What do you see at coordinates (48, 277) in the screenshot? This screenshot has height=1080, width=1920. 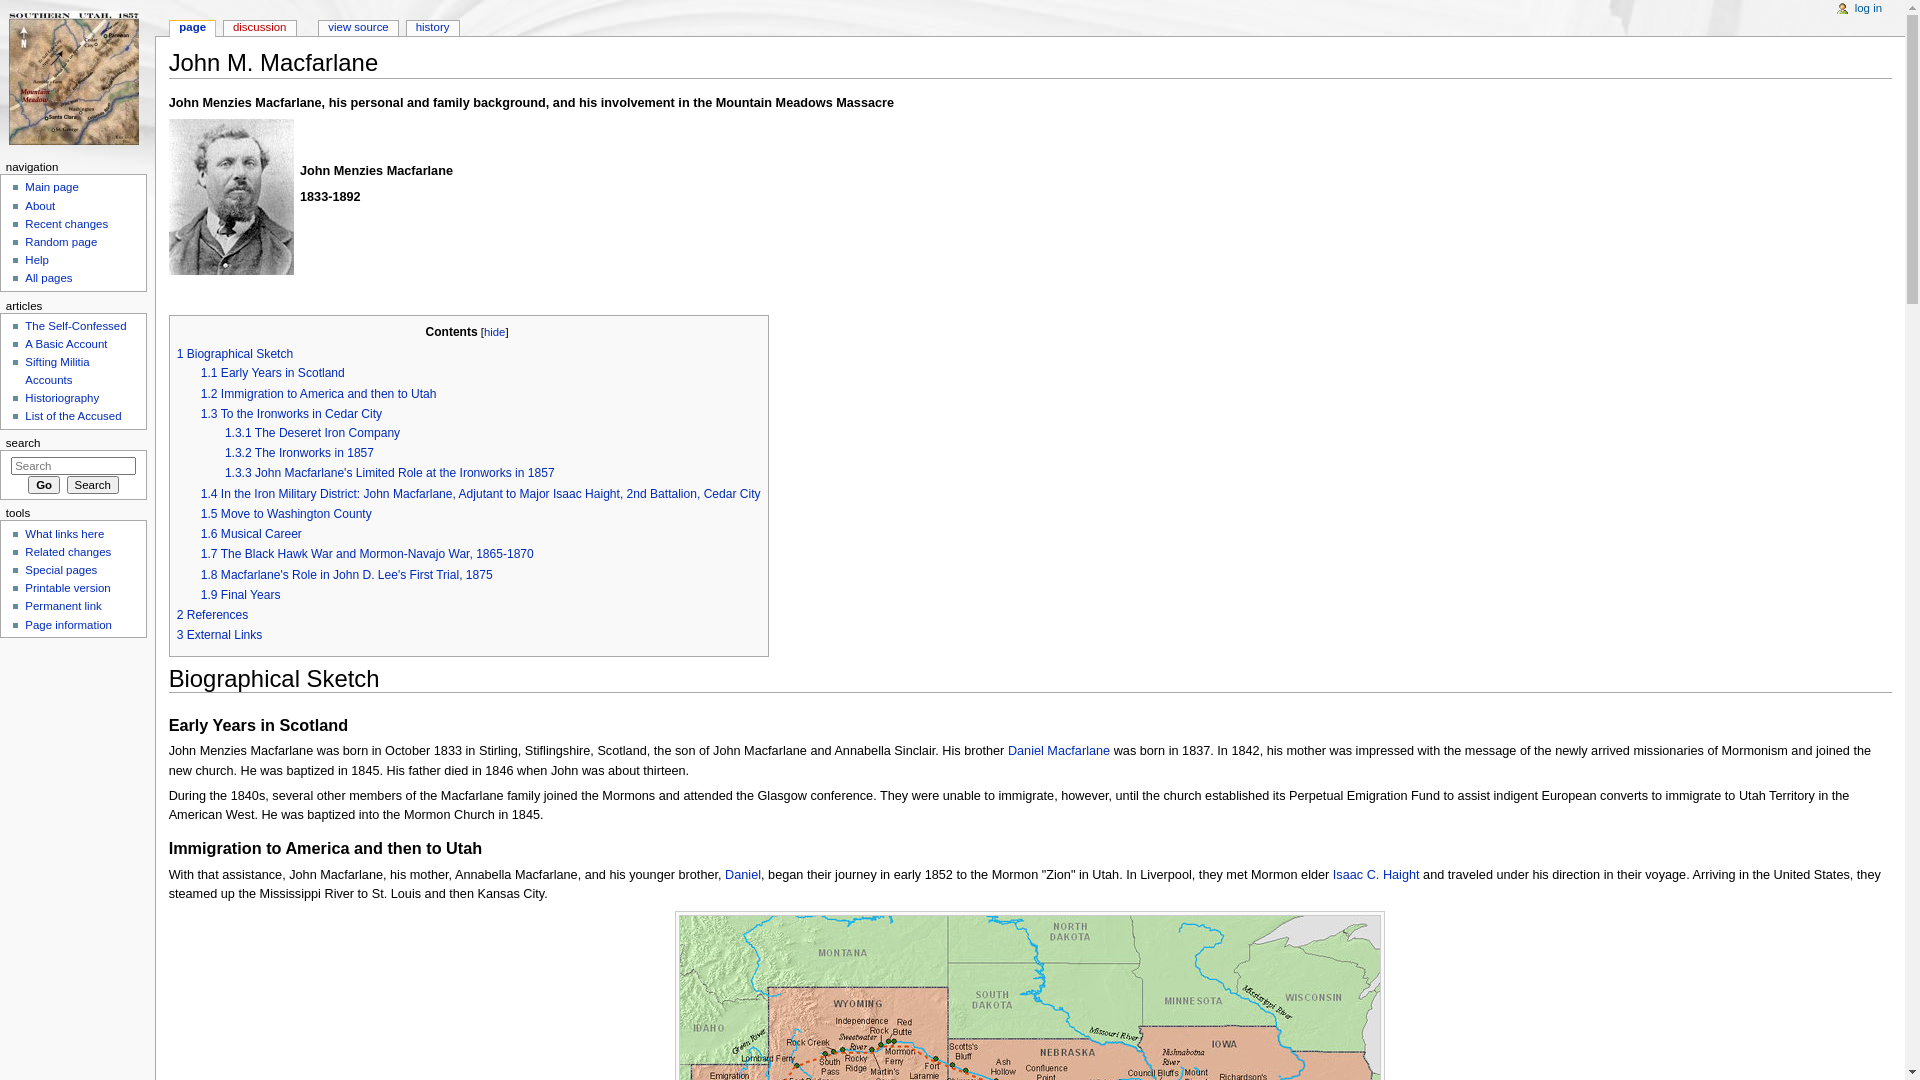 I see `'All pages'` at bounding box center [48, 277].